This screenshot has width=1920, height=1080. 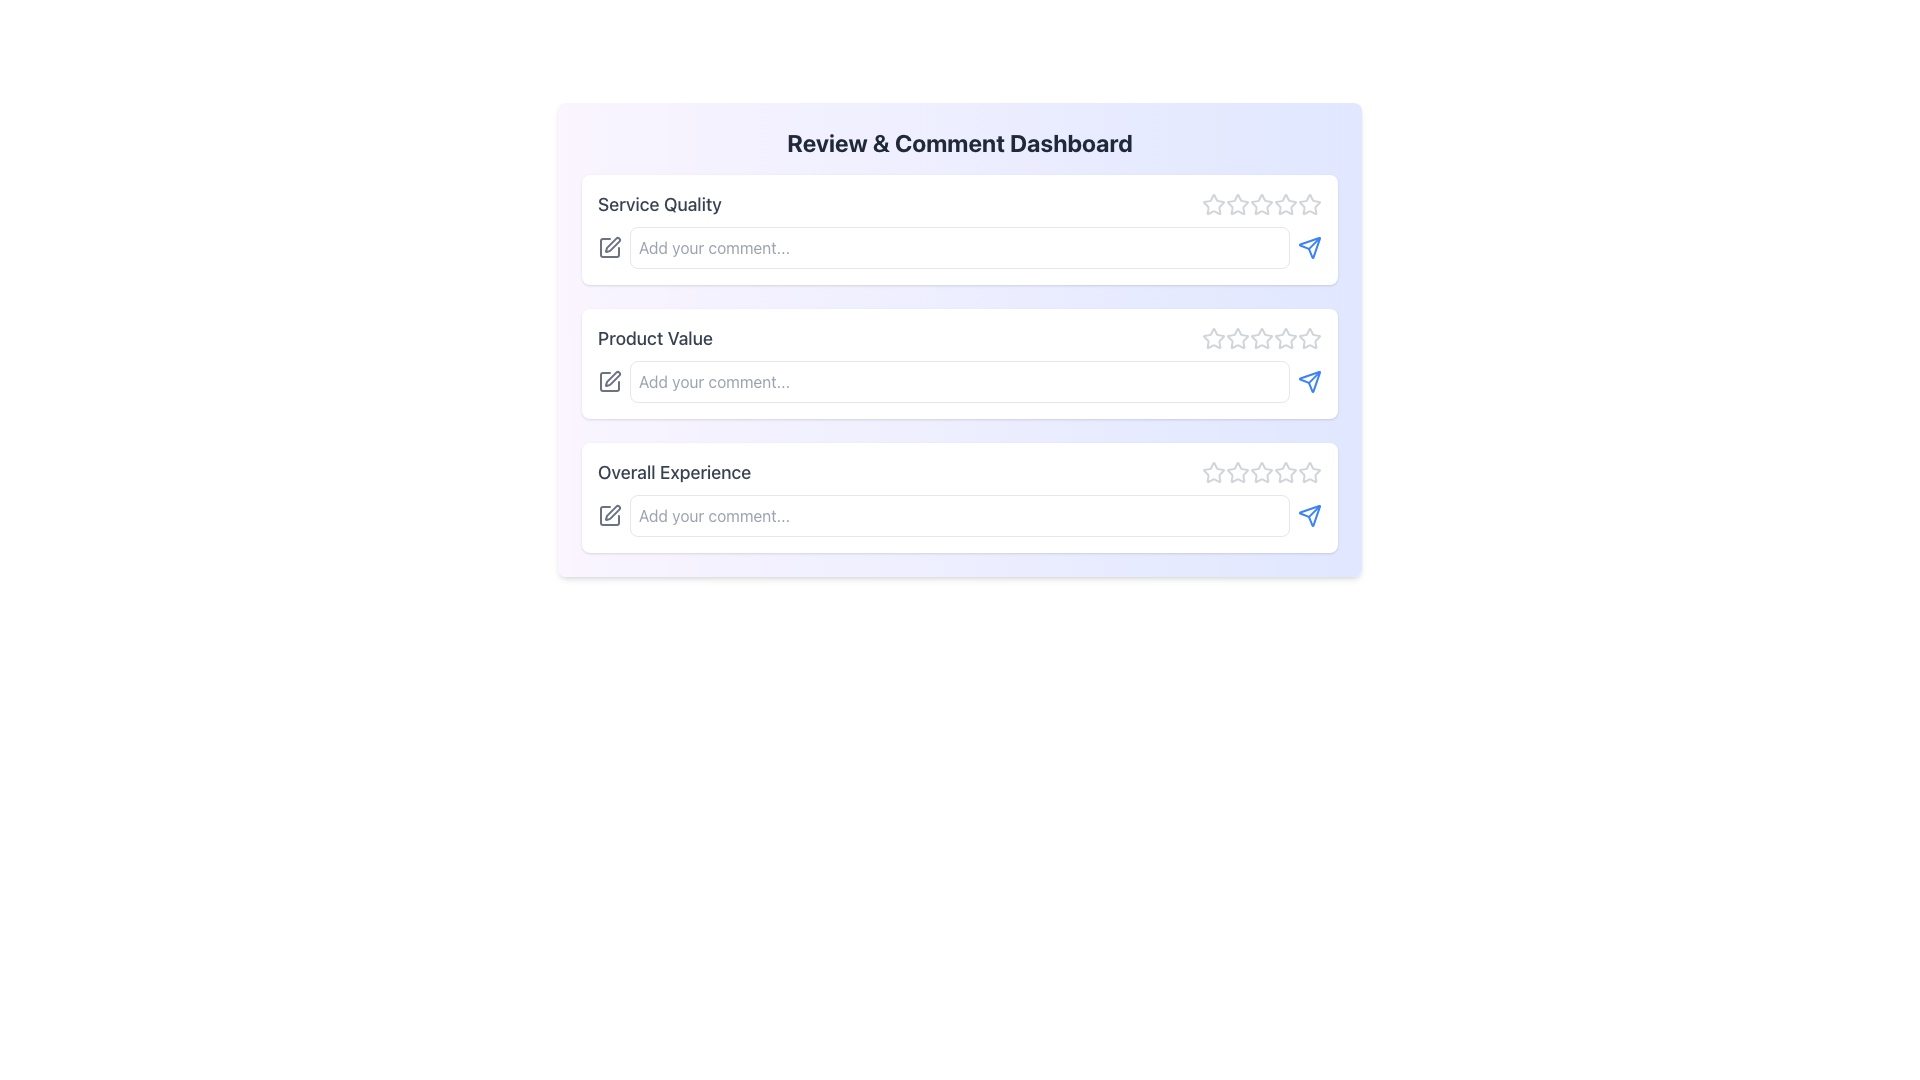 I want to click on the 'Product Value' text label, which is displayed in gray color and located to the left of the star icons in the review interface, so click(x=655, y=338).